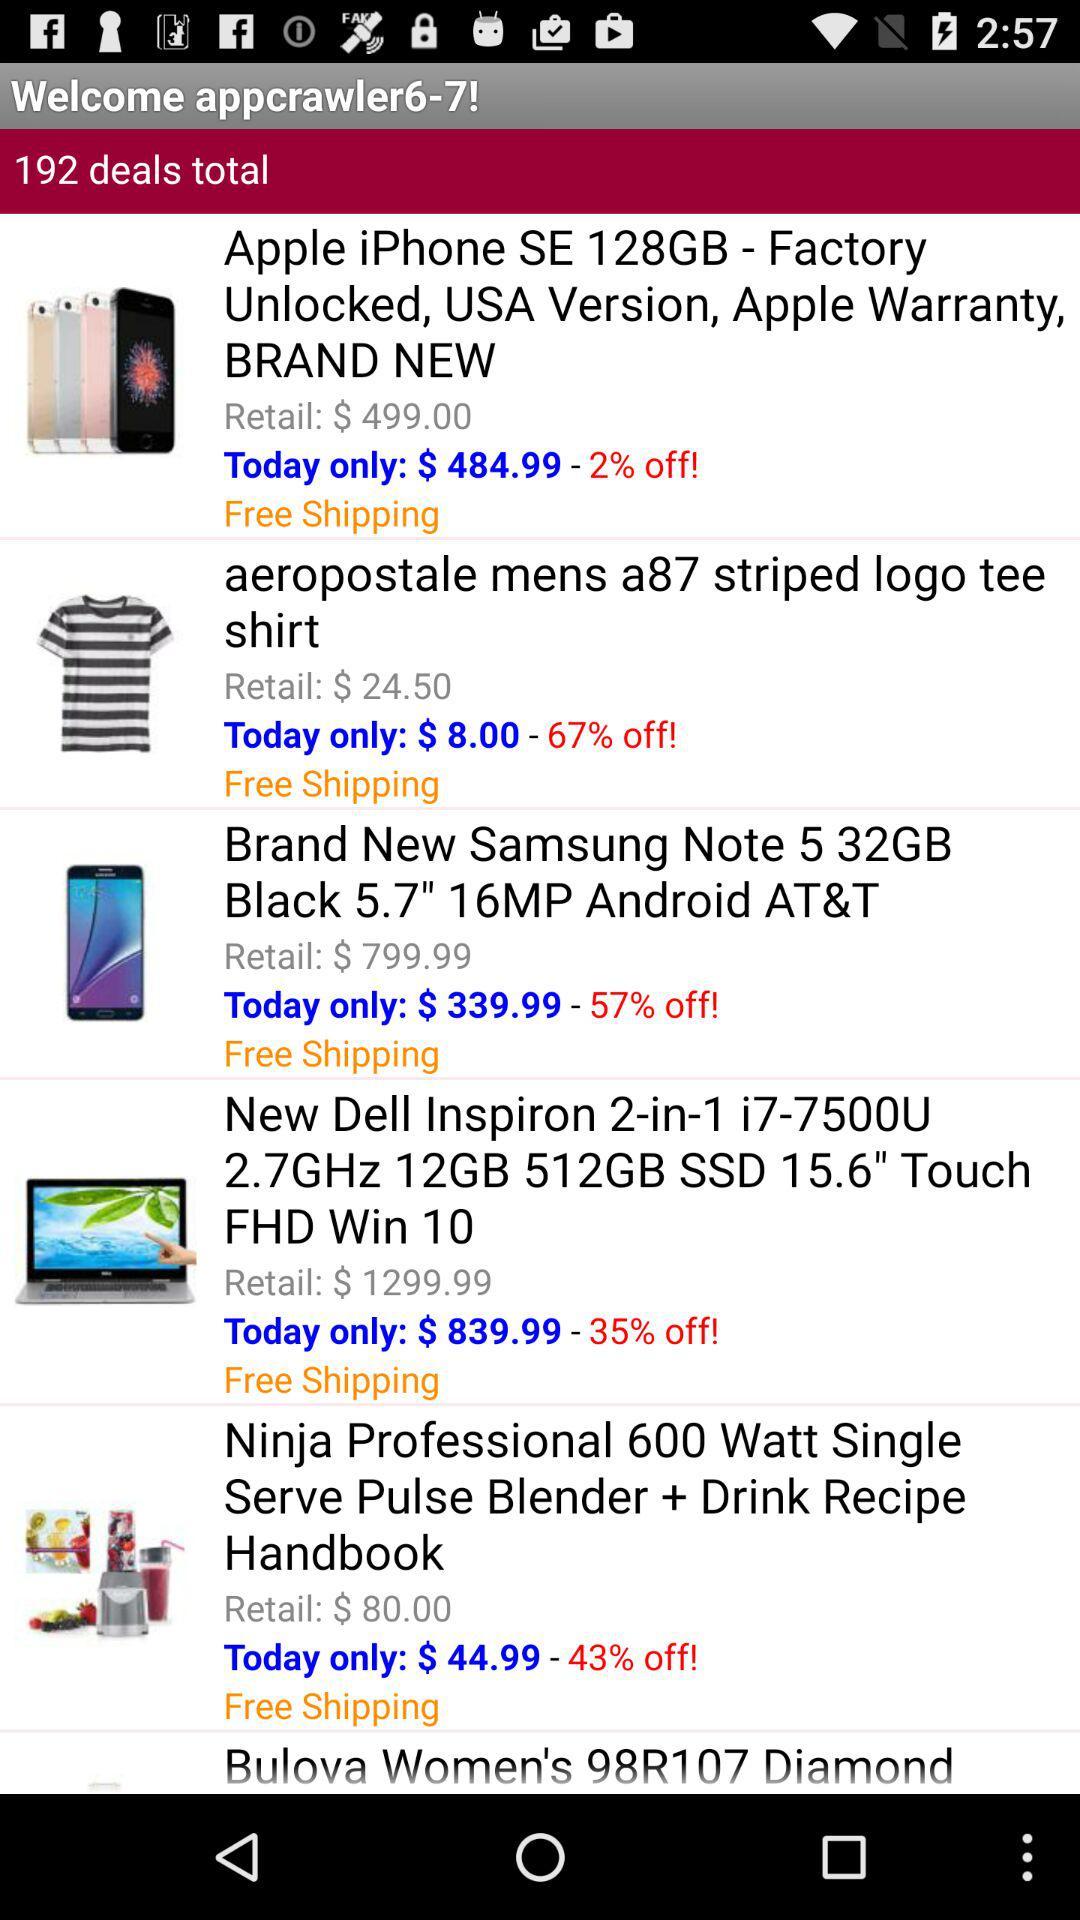 The width and height of the screenshot is (1080, 1920). I want to click on the icon next to the 35% off!, so click(575, 1330).